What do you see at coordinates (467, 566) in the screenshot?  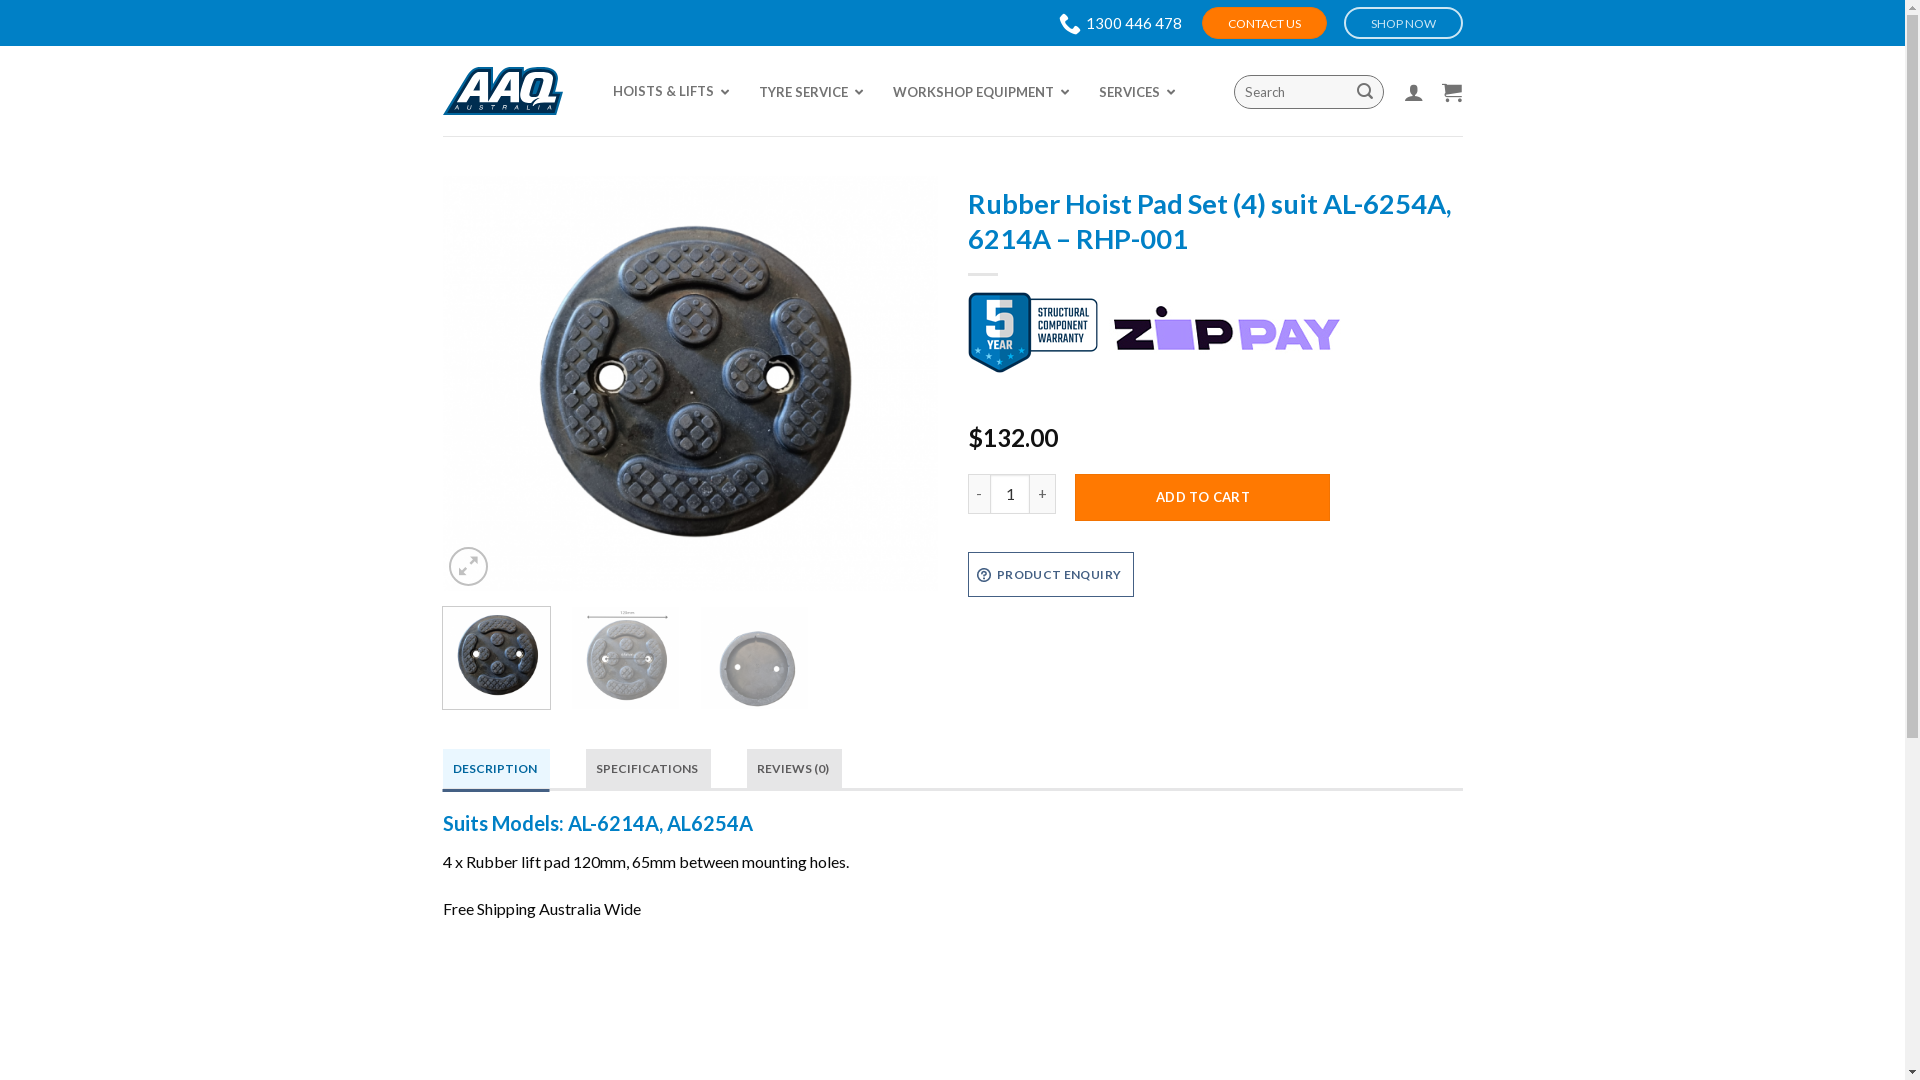 I see `'Zoom'` at bounding box center [467, 566].